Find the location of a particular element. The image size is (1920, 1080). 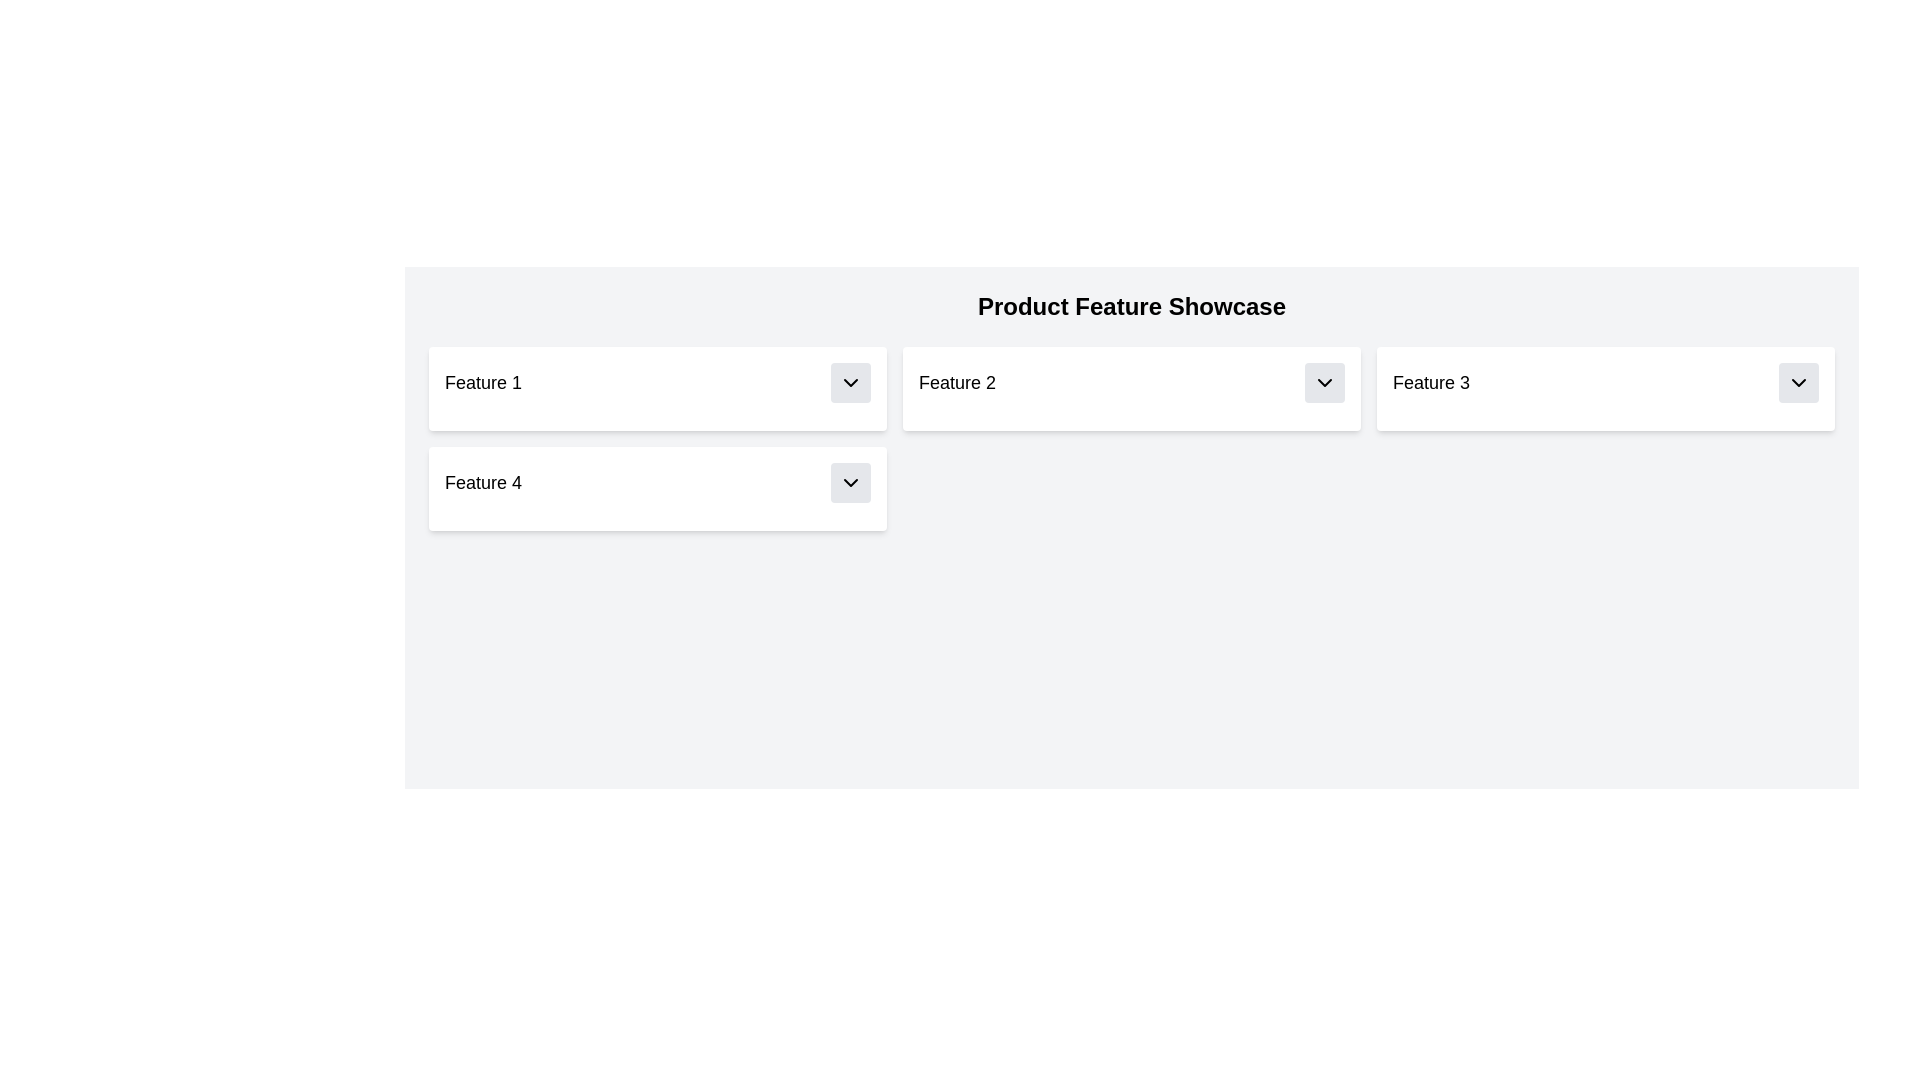

the 'Feature 4' card located in the lower-left corner of the grid layout is located at coordinates (657, 489).